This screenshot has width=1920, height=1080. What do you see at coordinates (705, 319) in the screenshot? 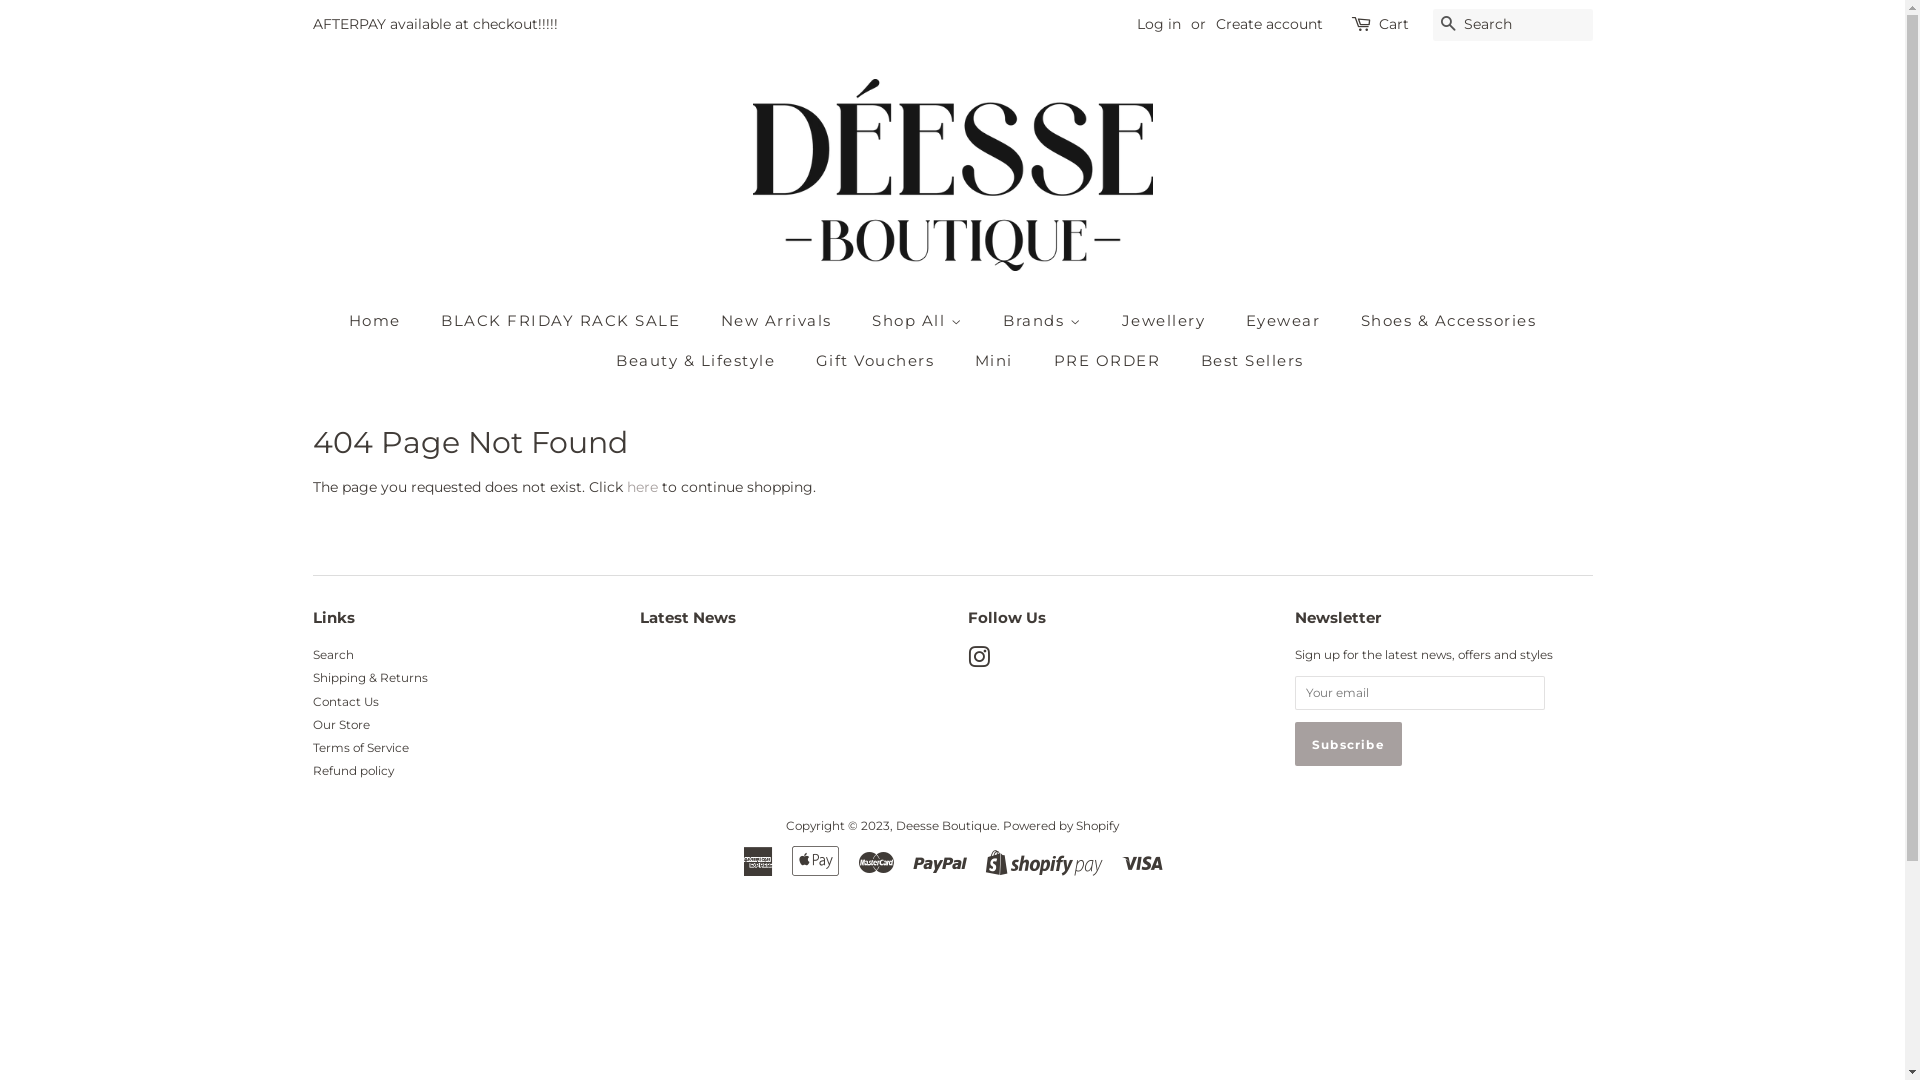
I see `'New Arrivals'` at bounding box center [705, 319].